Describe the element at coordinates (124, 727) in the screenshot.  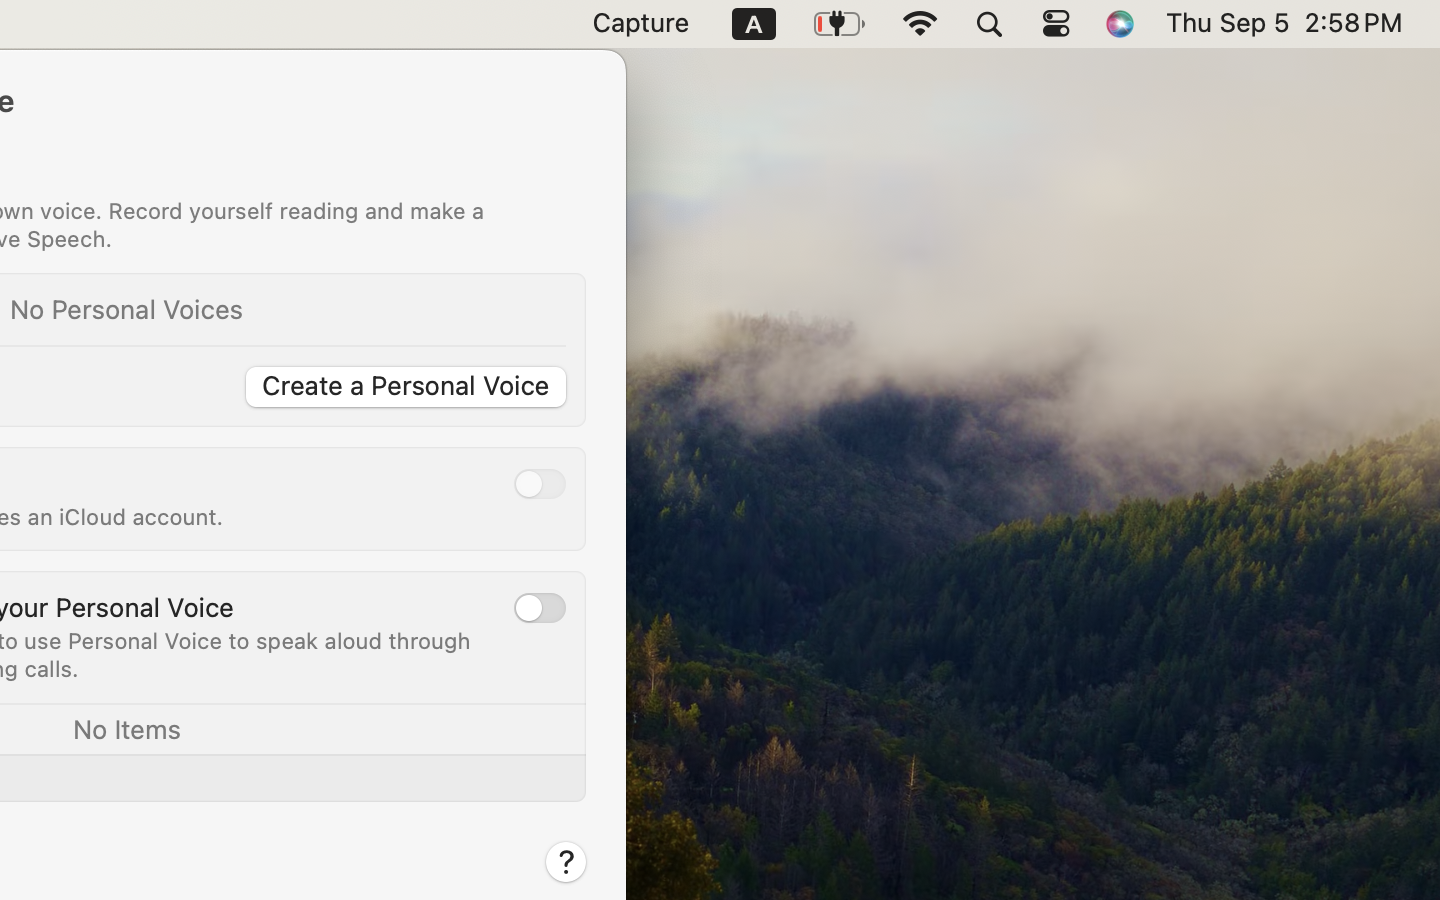
I see `'No Items'` at that location.